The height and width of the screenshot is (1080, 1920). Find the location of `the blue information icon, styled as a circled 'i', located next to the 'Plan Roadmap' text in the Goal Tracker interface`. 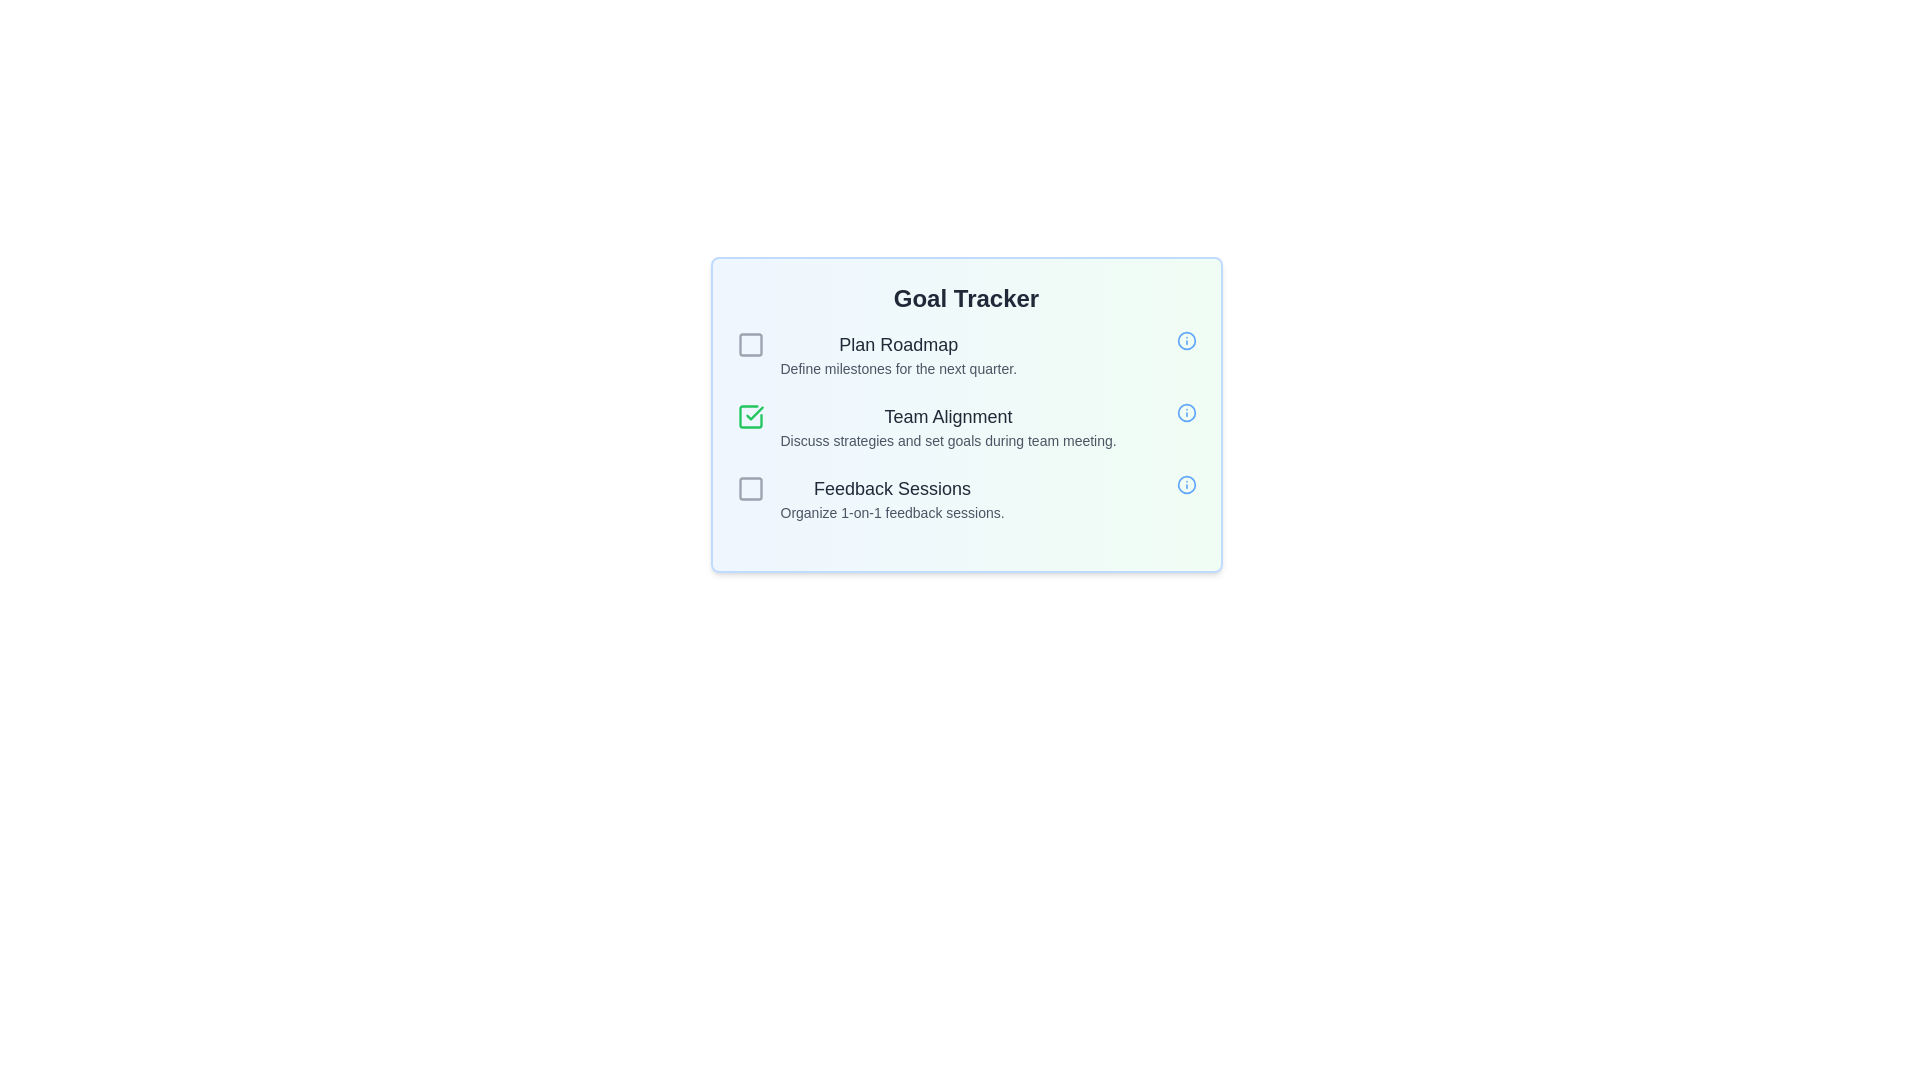

the blue information icon, styled as a circled 'i', located next to the 'Plan Roadmap' text in the Goal Tracker interface is located at coordinates (1186, 339).